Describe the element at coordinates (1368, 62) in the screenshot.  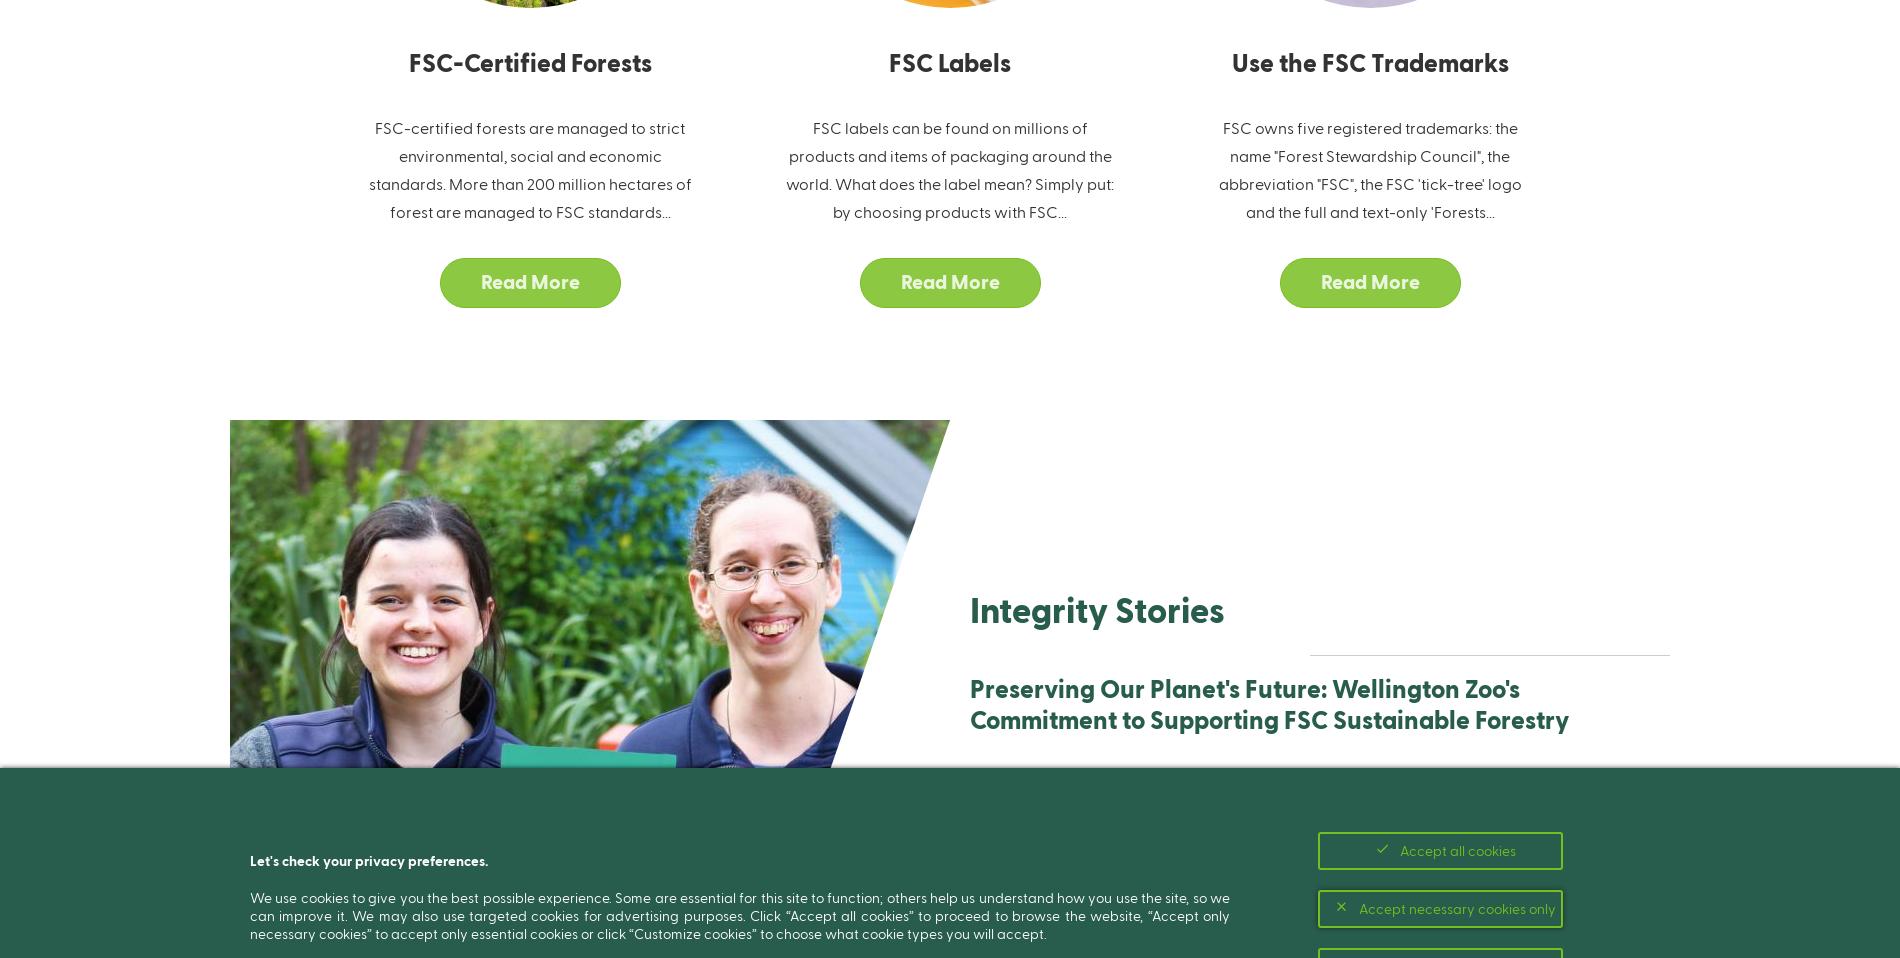
I see `'Use the FSC Trademarks'` at that location.